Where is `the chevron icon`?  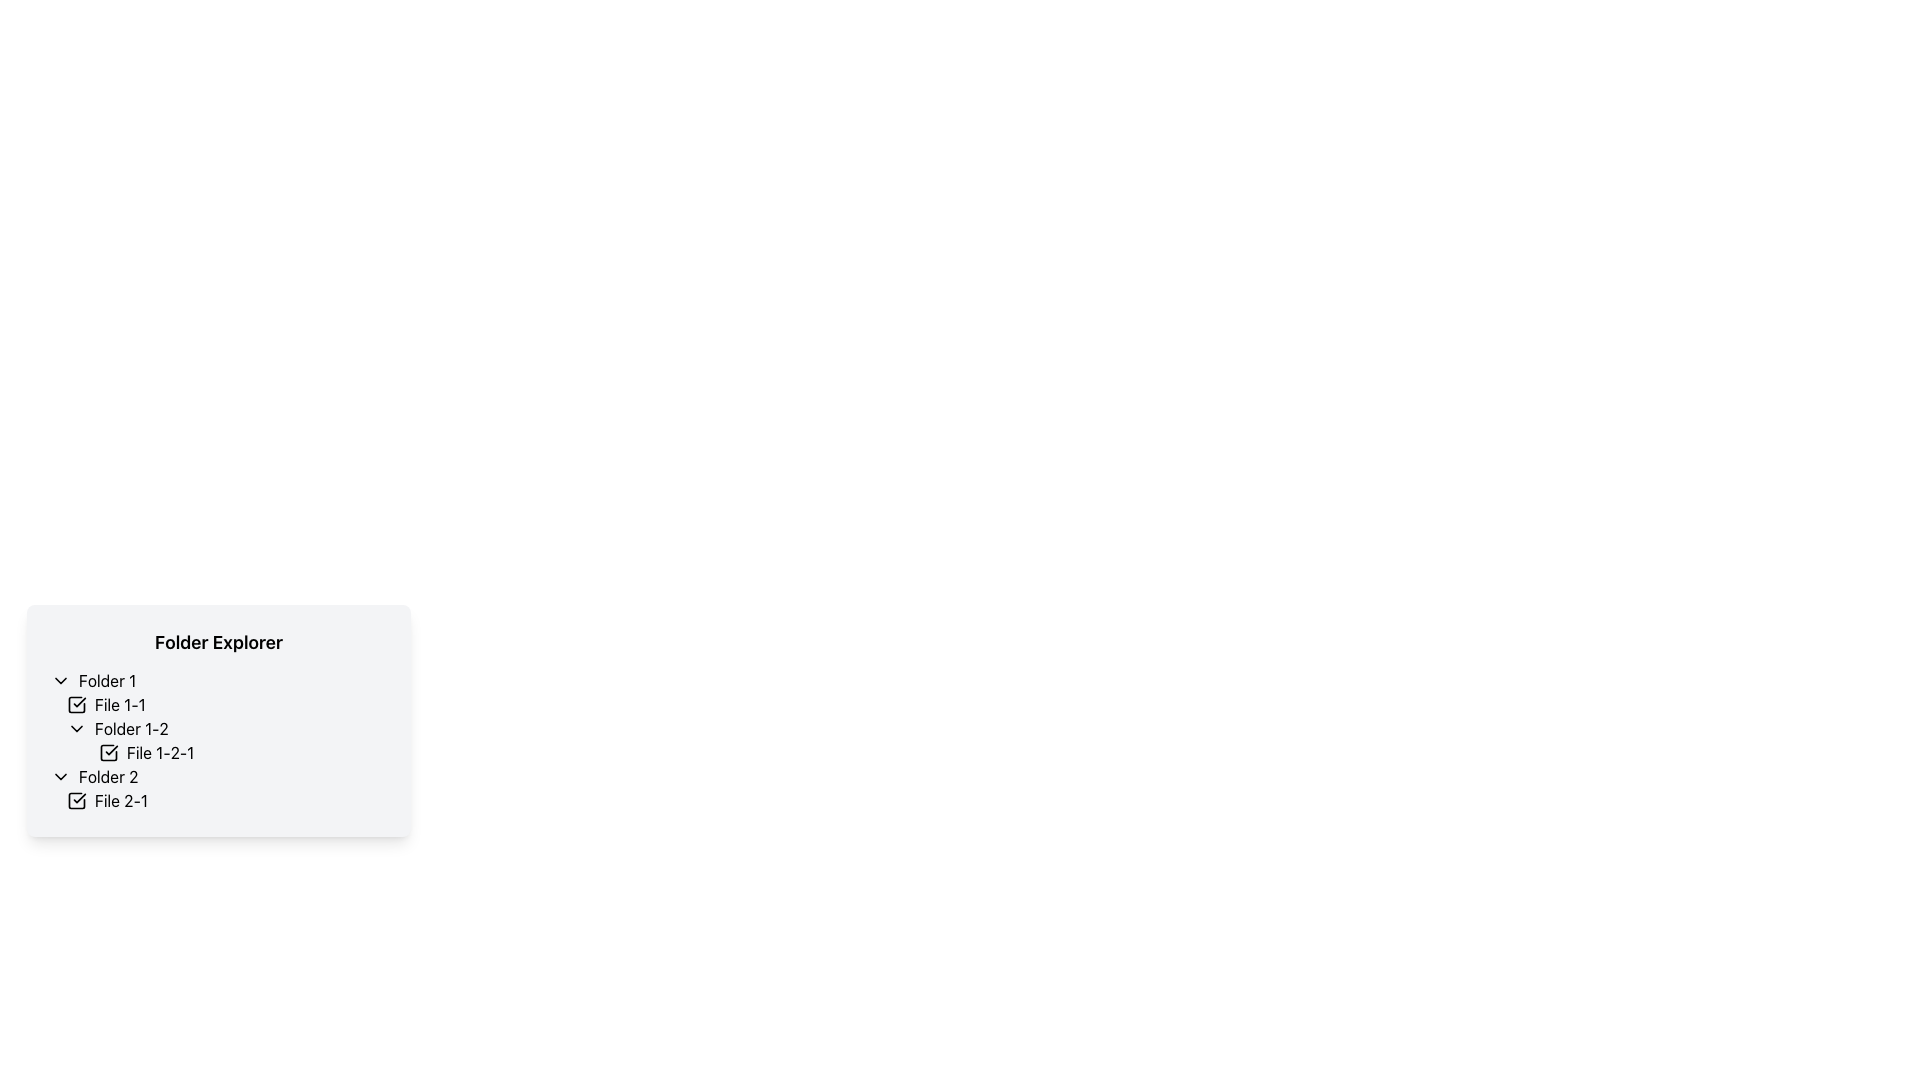 the chevron icon is located at coordinates (61, 680).